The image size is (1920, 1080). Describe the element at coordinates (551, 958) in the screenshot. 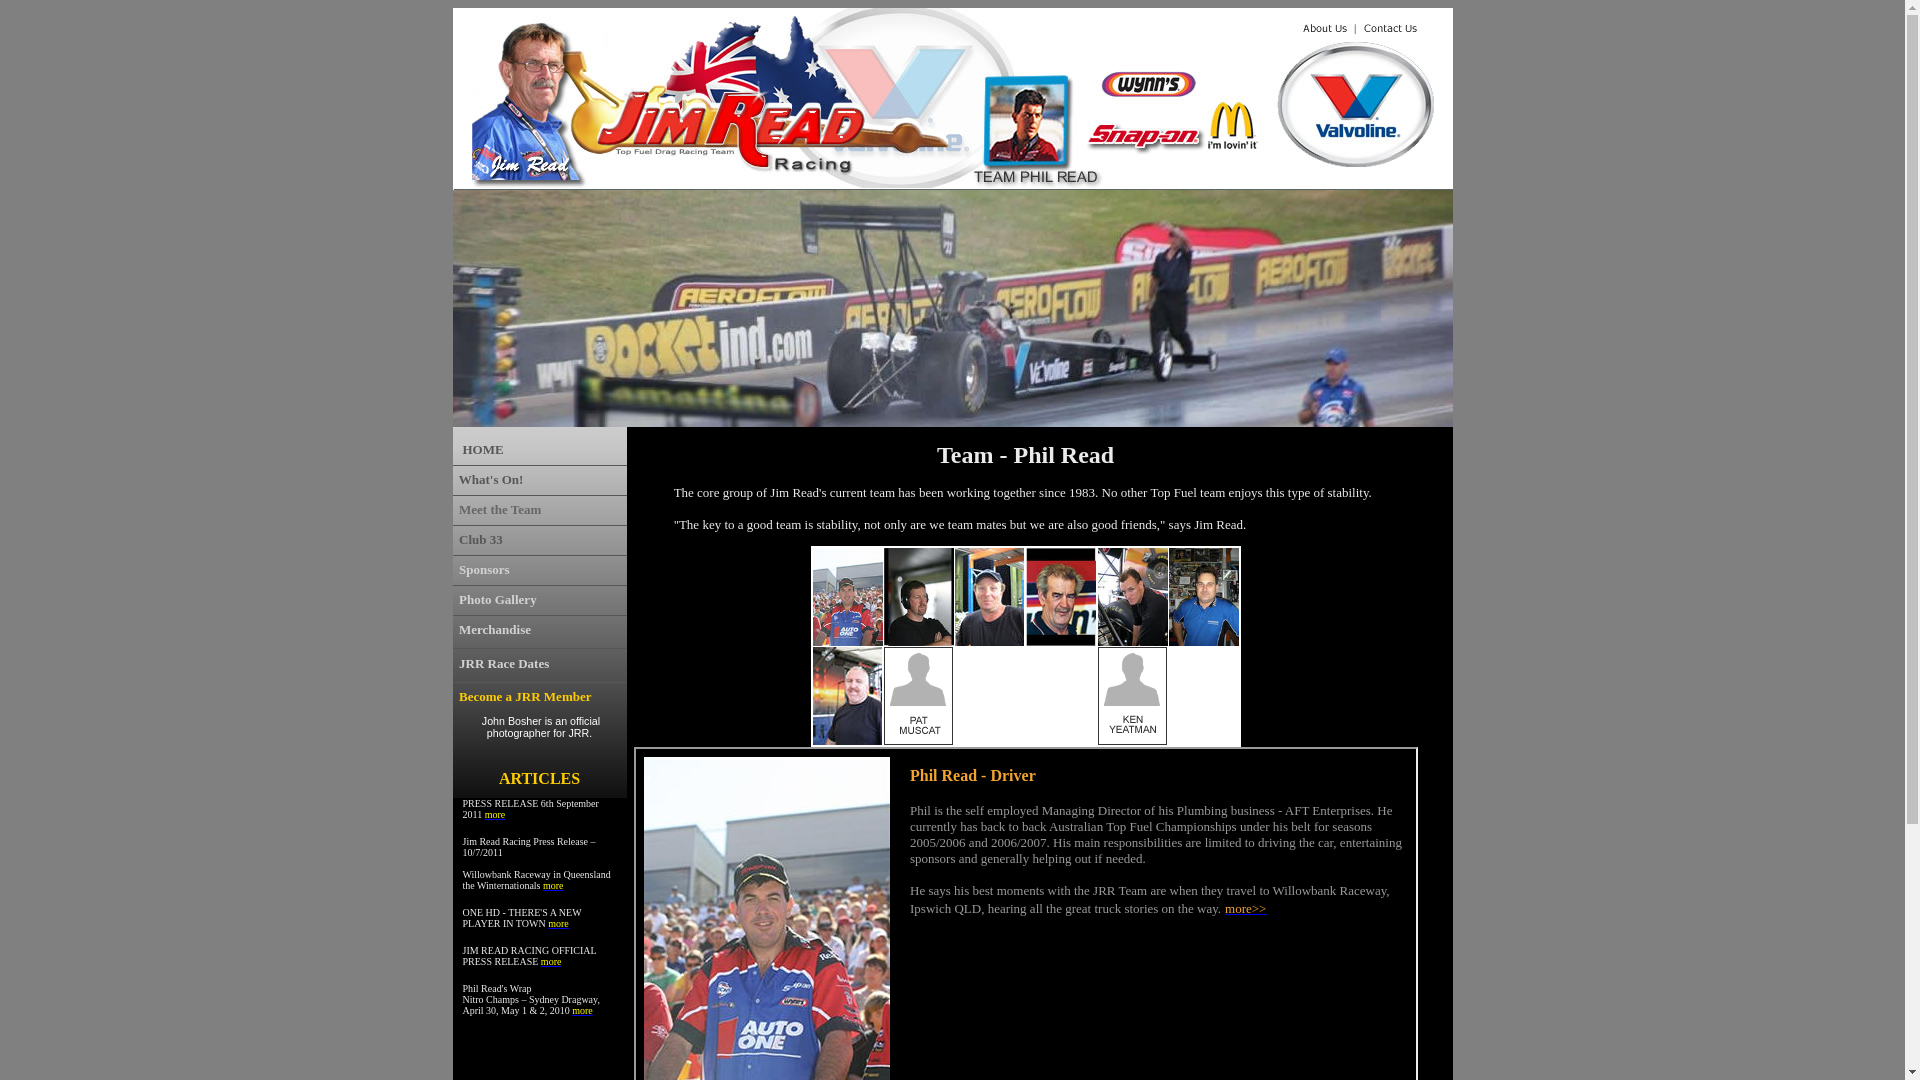

I see `'more'` at that location.